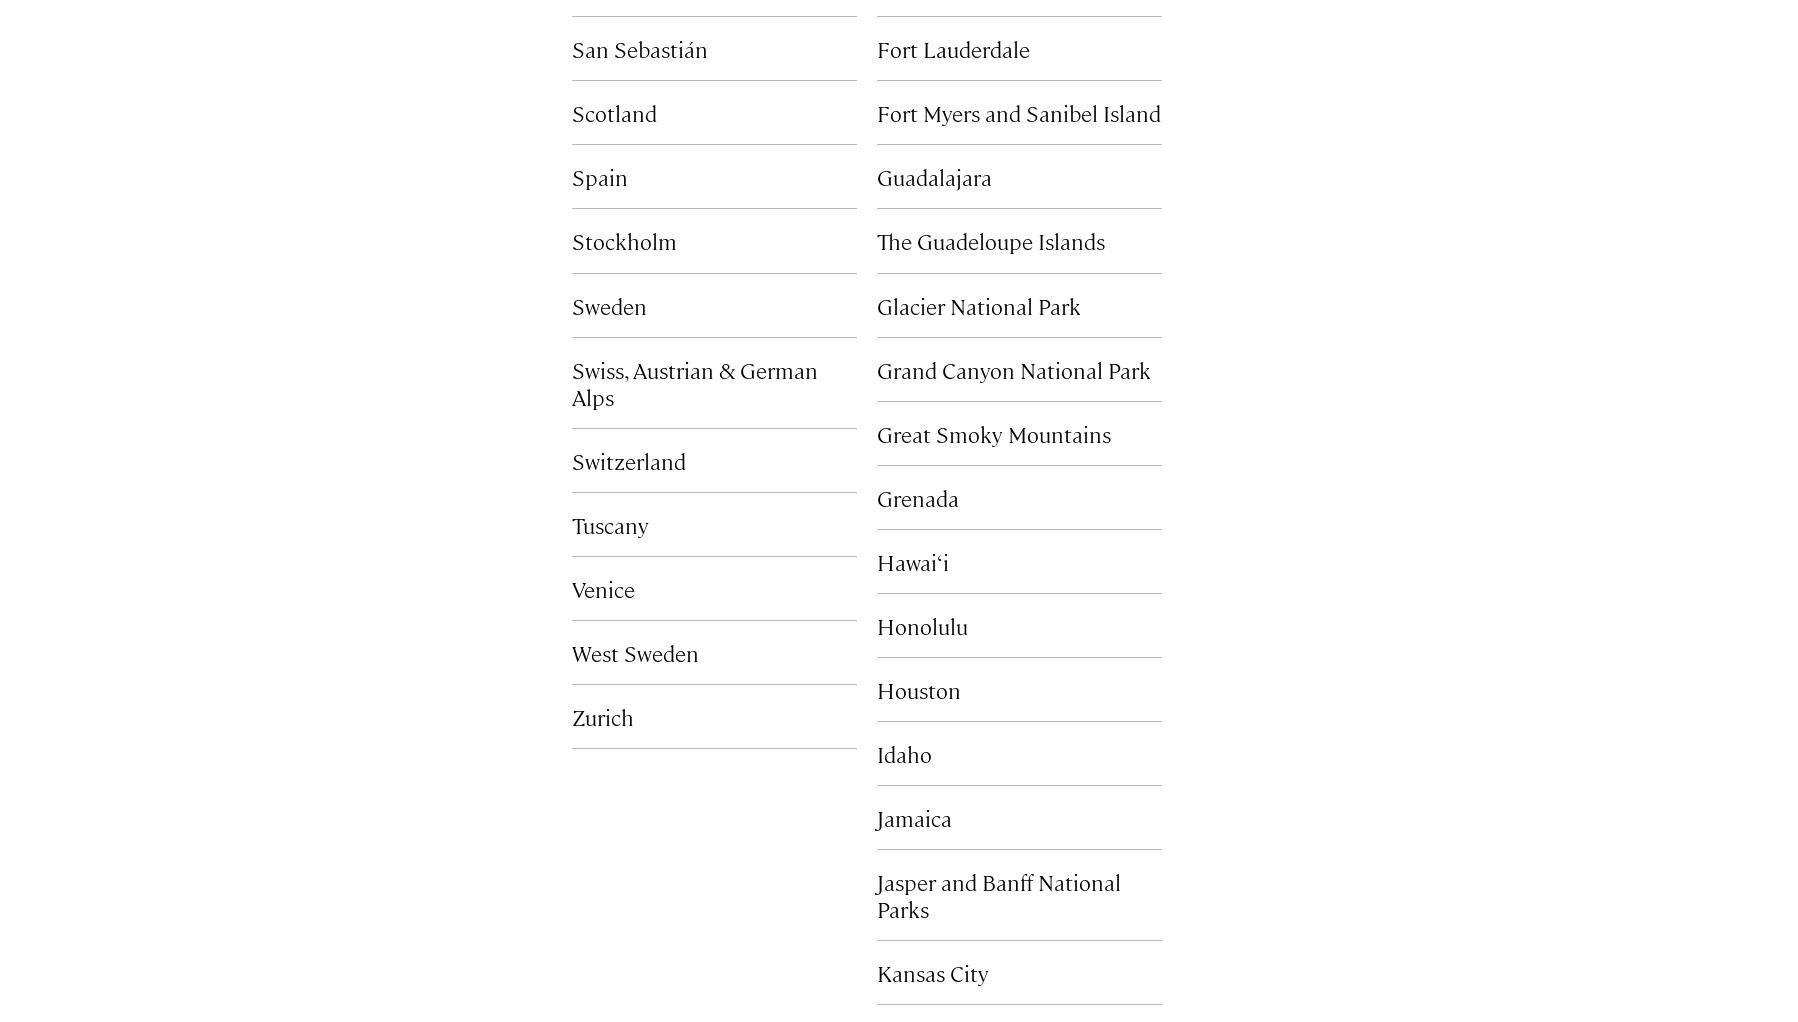 This screenshot has height=1022, width=1798. Describe the element at coordinates (623, 239) in the screenshot. I see `'Stockholm'` at that location.